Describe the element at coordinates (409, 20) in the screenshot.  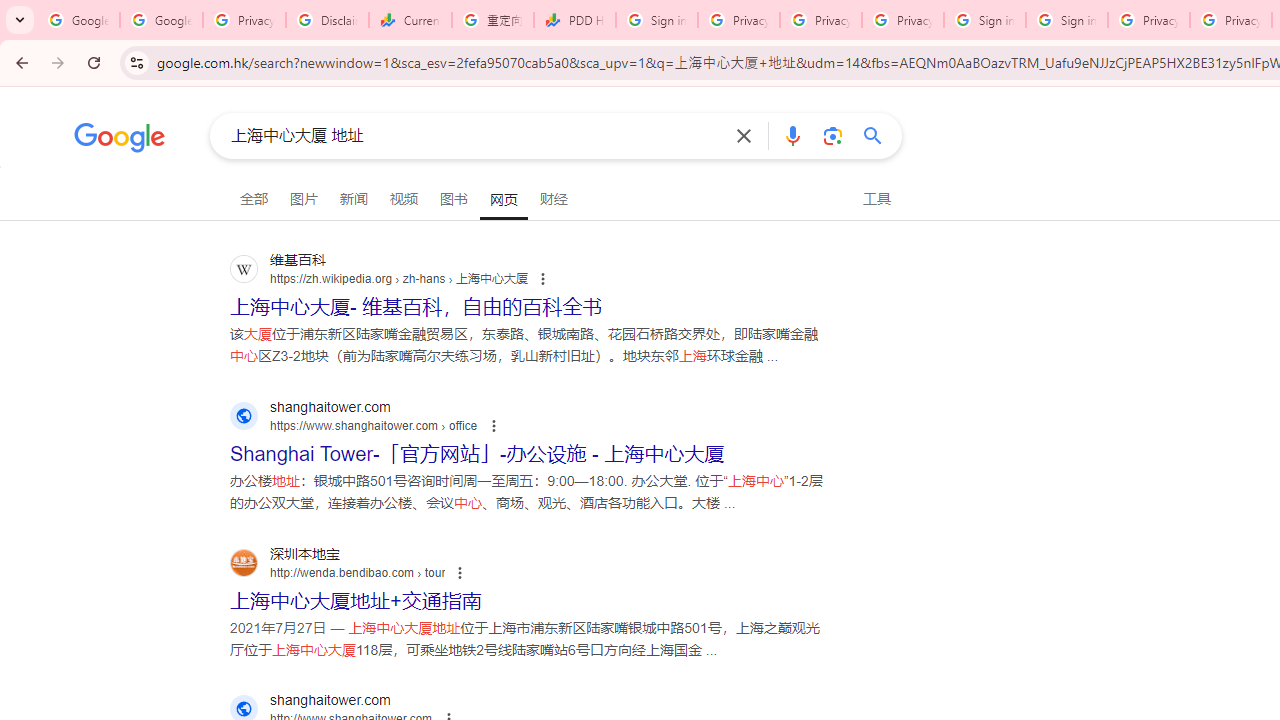
I see `'Currencies - Google Finance'` at that location.